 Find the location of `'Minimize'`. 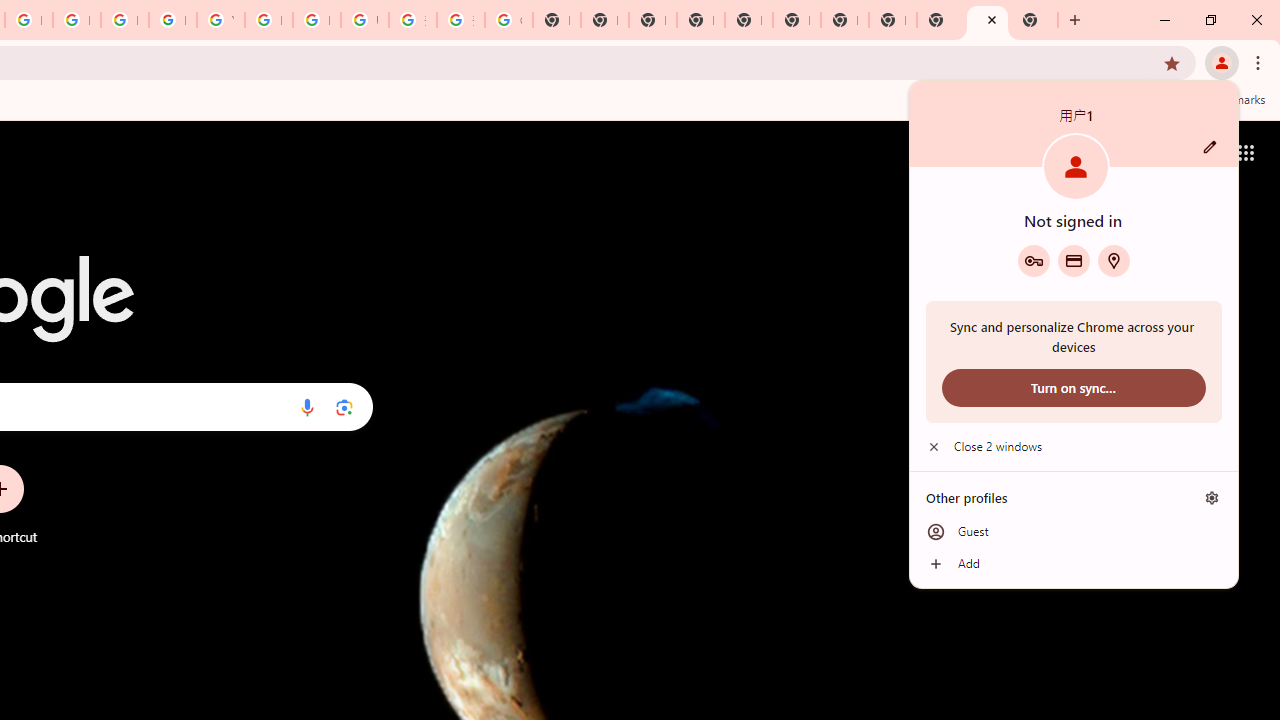

'Minimize' is located at coordinates (1165, 20).